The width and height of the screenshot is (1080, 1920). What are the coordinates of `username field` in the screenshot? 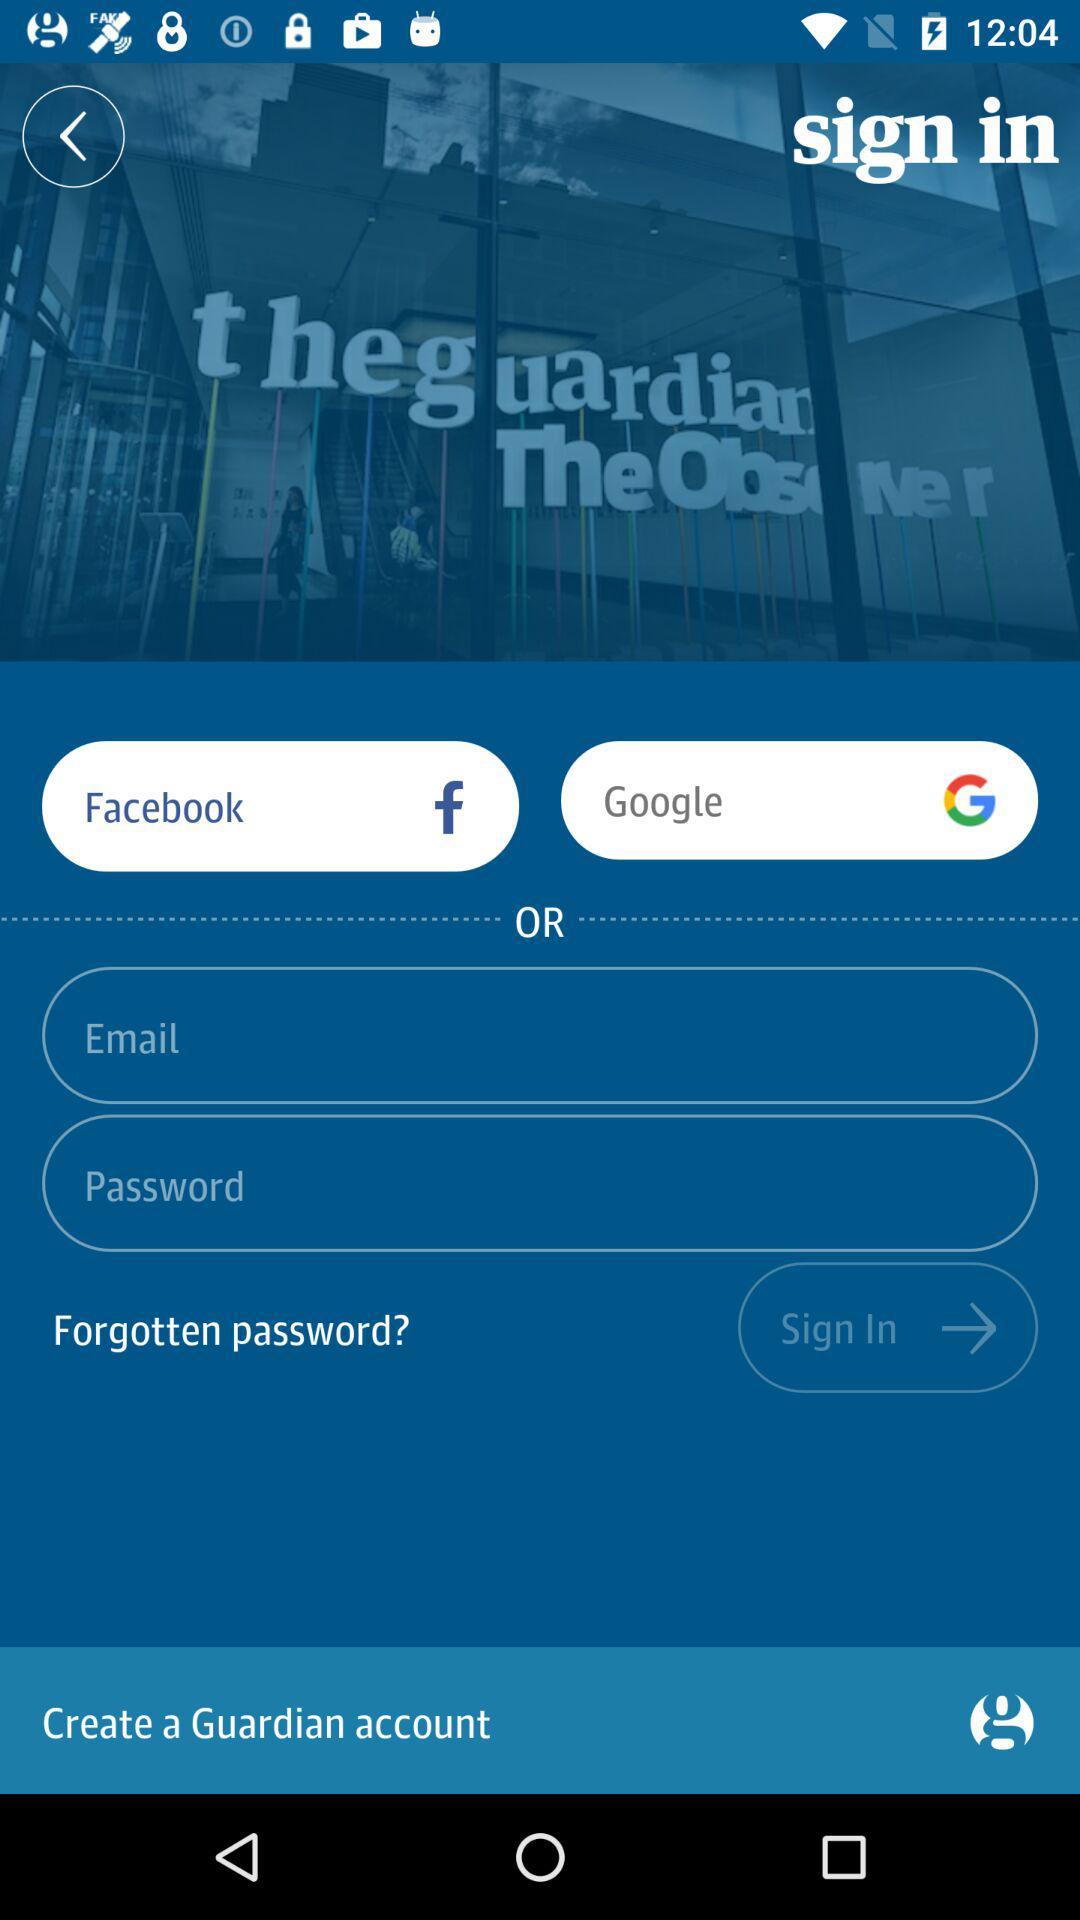 It's located at (540, 1035).